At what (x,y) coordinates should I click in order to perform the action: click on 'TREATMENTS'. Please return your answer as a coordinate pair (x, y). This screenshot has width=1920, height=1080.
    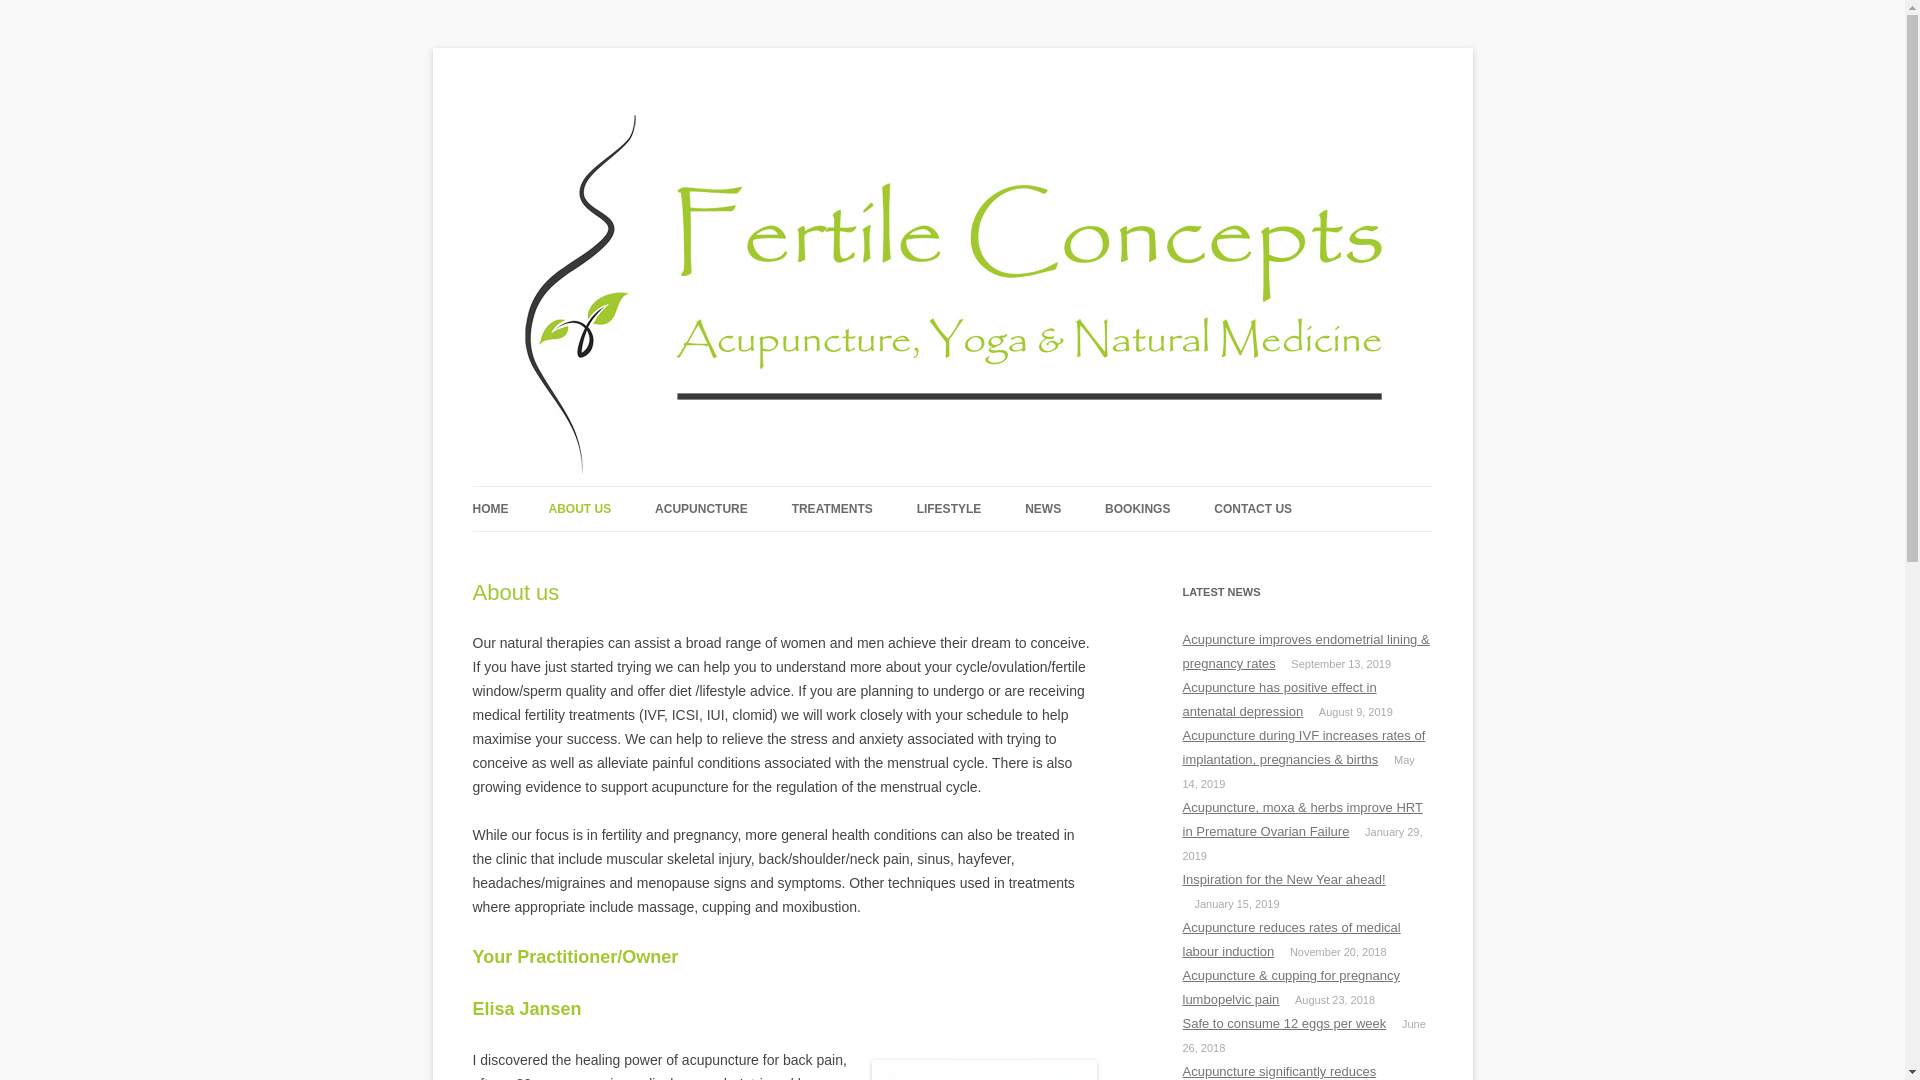
    Looking at the image, I should click on (791, 508).